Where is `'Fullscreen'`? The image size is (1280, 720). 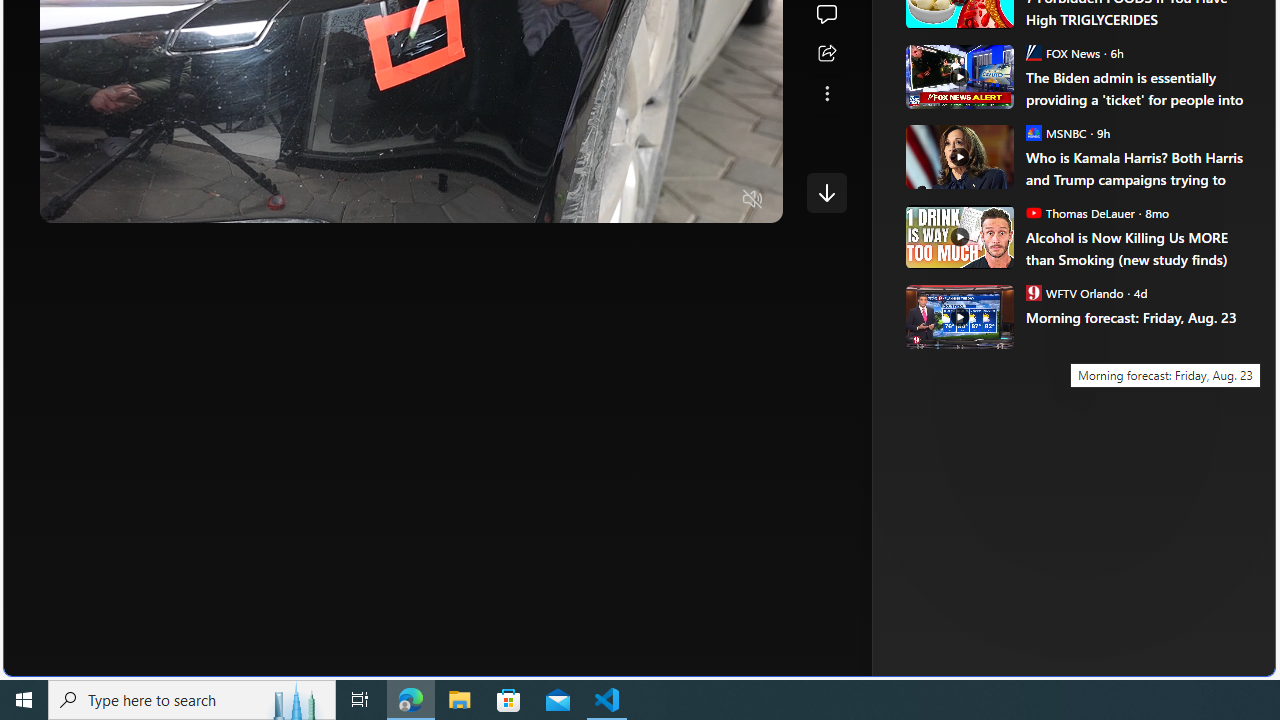 'Fullscreen' is located at coordinates (714, 200).